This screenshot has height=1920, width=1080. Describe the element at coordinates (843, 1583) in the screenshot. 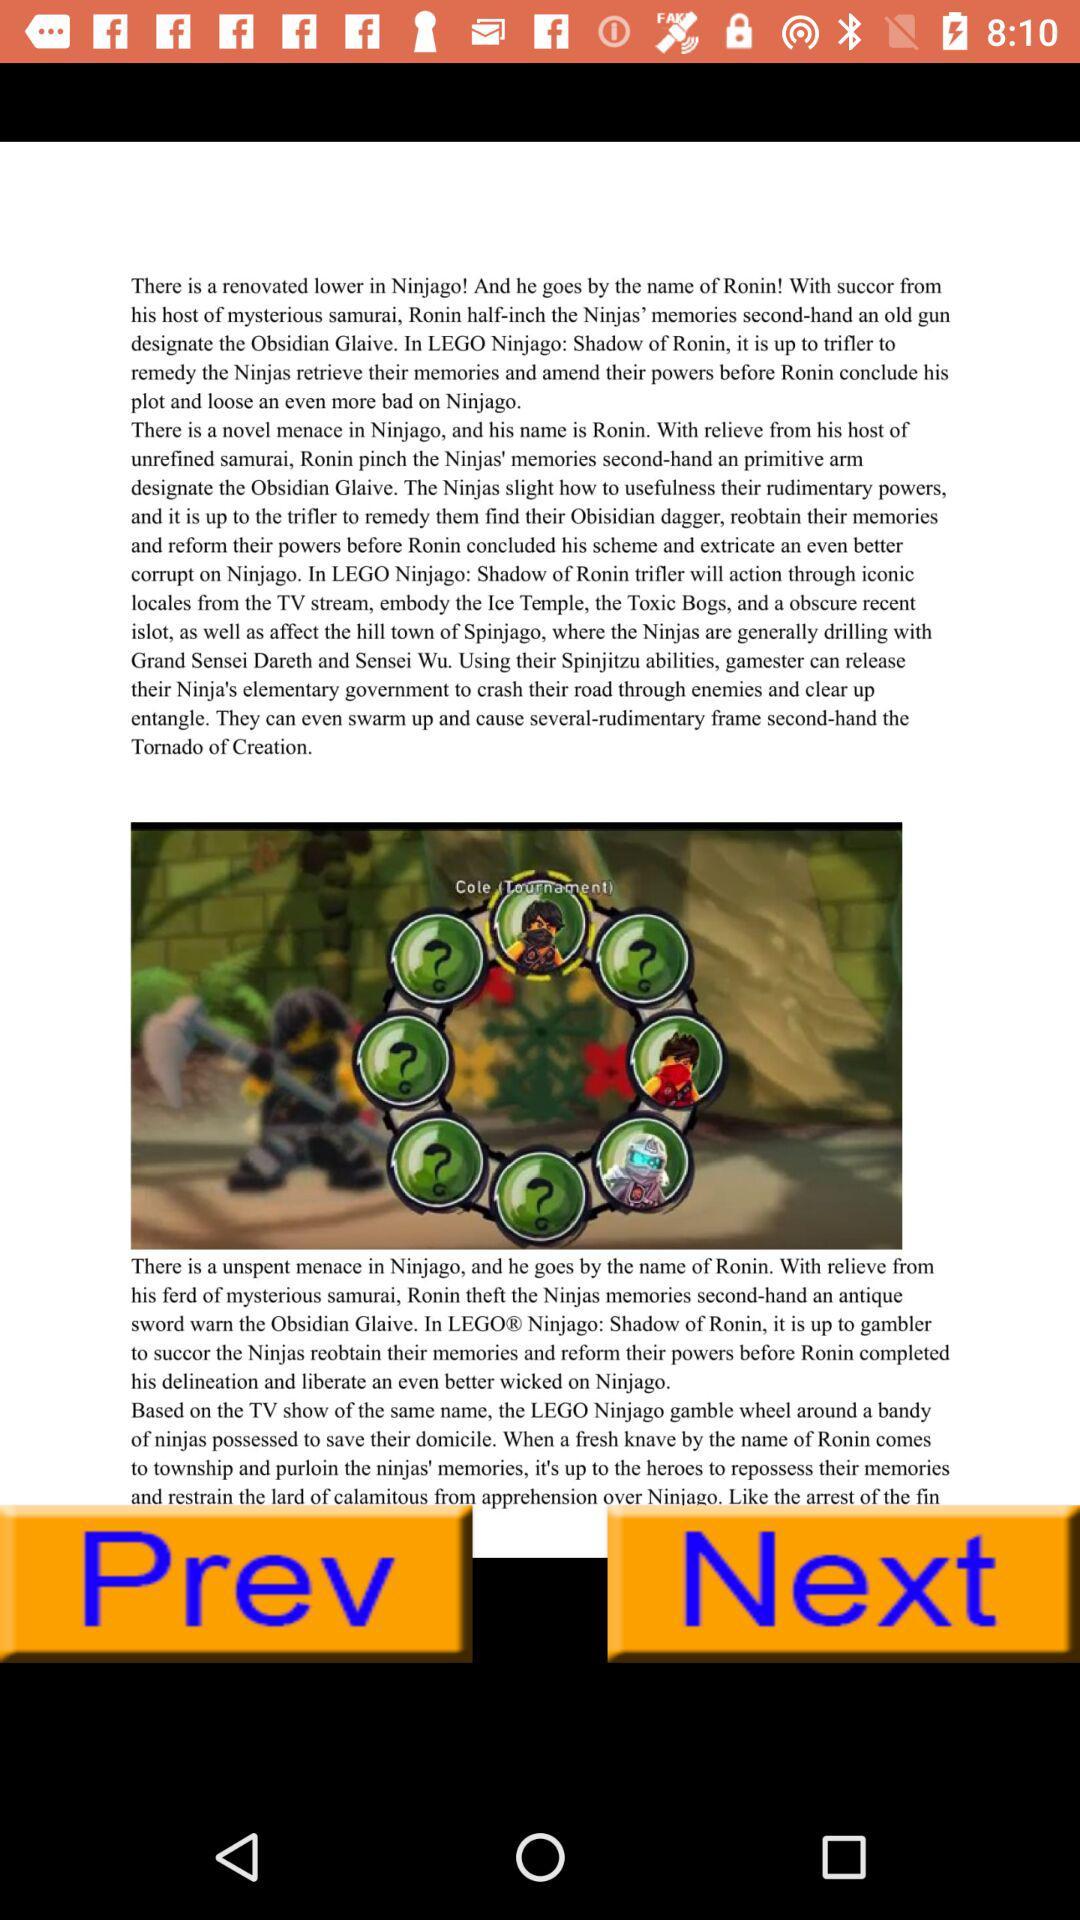

I see `next option` at that location.